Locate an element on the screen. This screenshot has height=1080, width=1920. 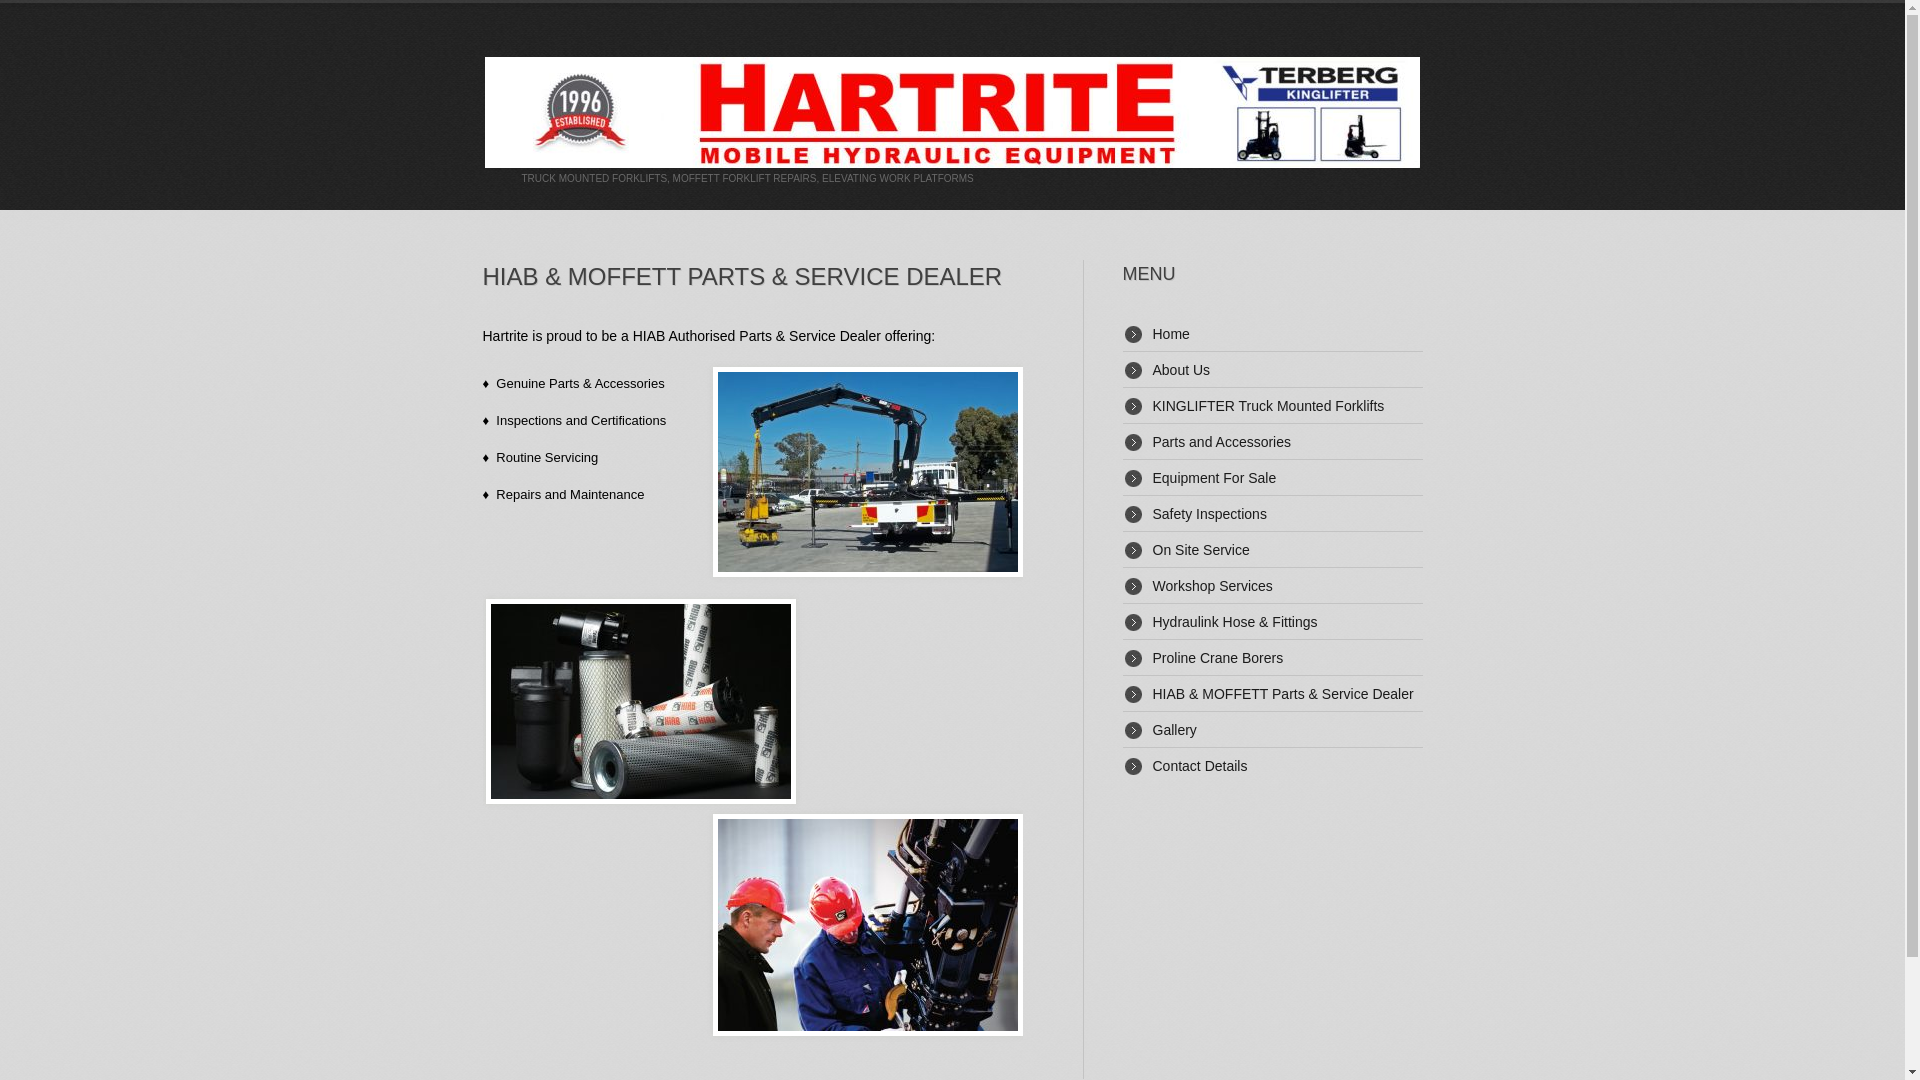
'Contact Details' is located at coordinates (1199, 765).